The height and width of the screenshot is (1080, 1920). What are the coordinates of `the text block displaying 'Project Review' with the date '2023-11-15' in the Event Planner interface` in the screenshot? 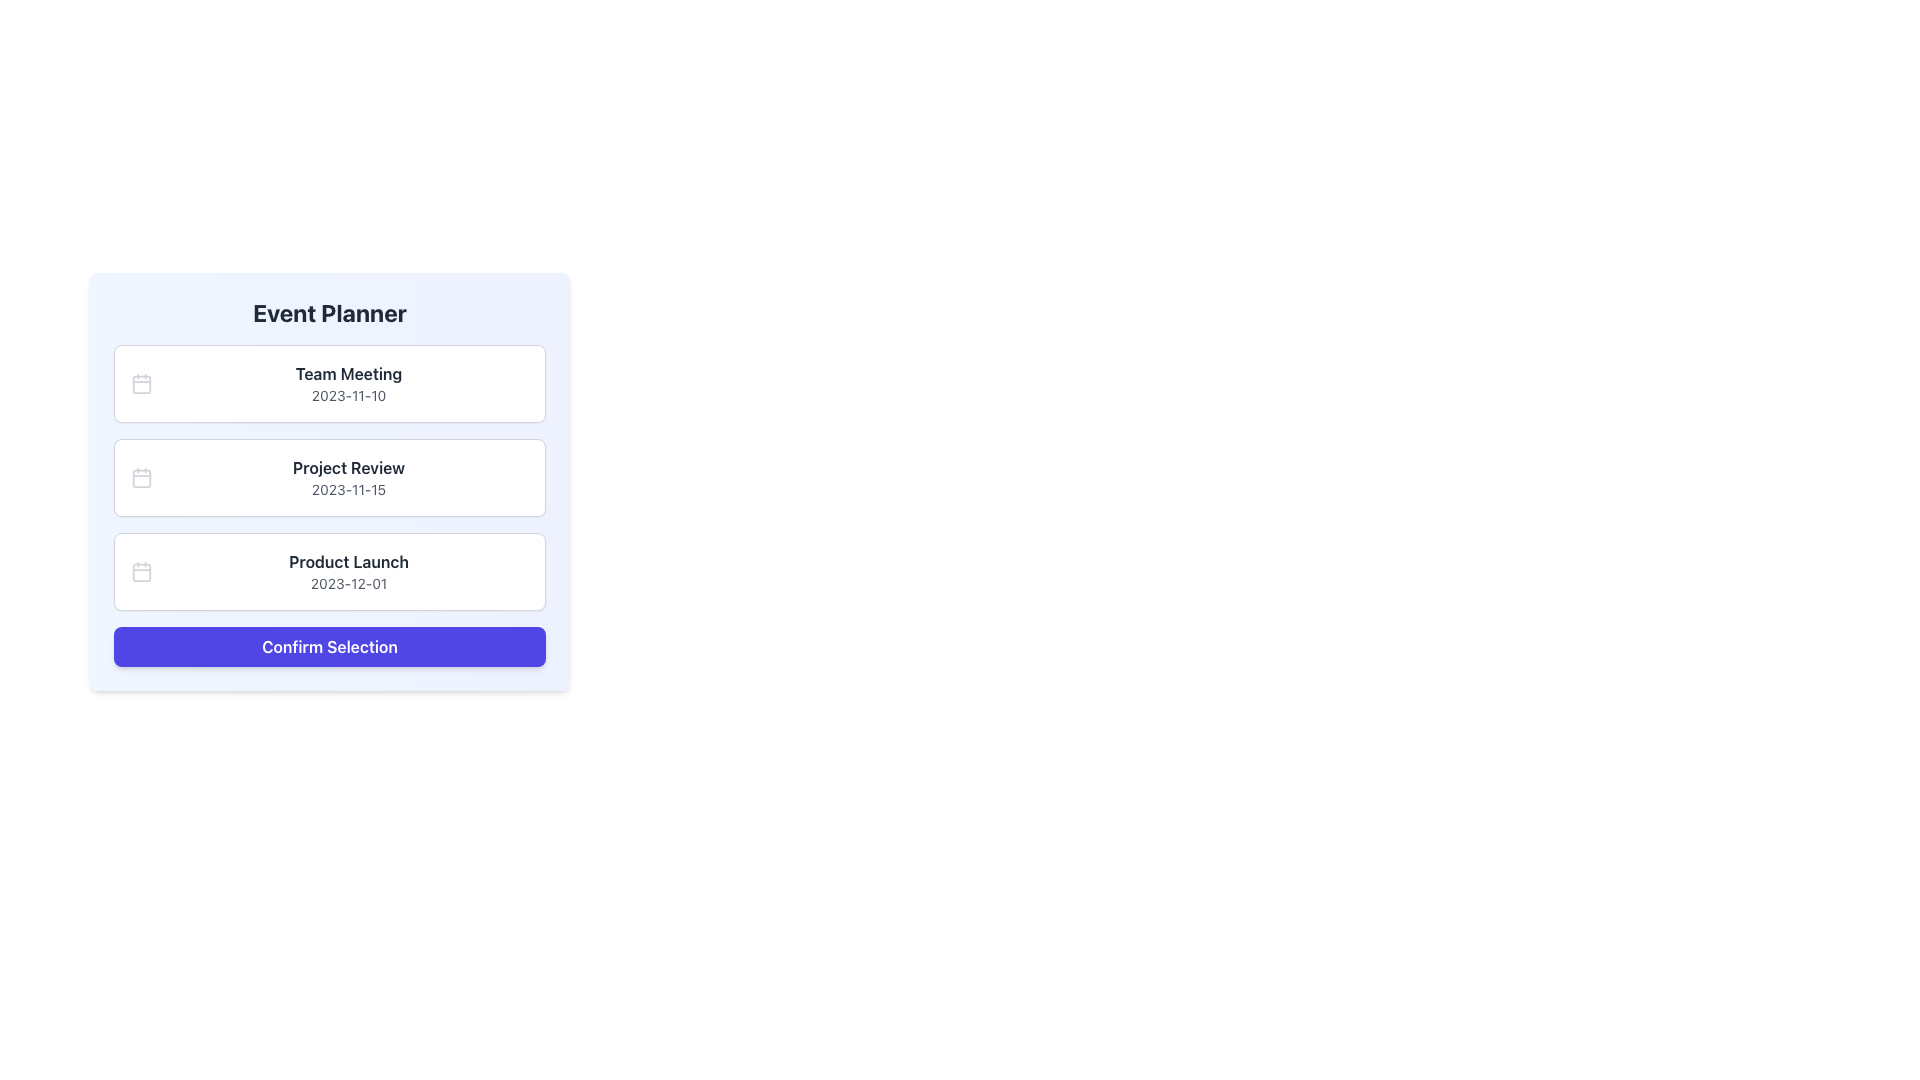 It's located at (349, 478).